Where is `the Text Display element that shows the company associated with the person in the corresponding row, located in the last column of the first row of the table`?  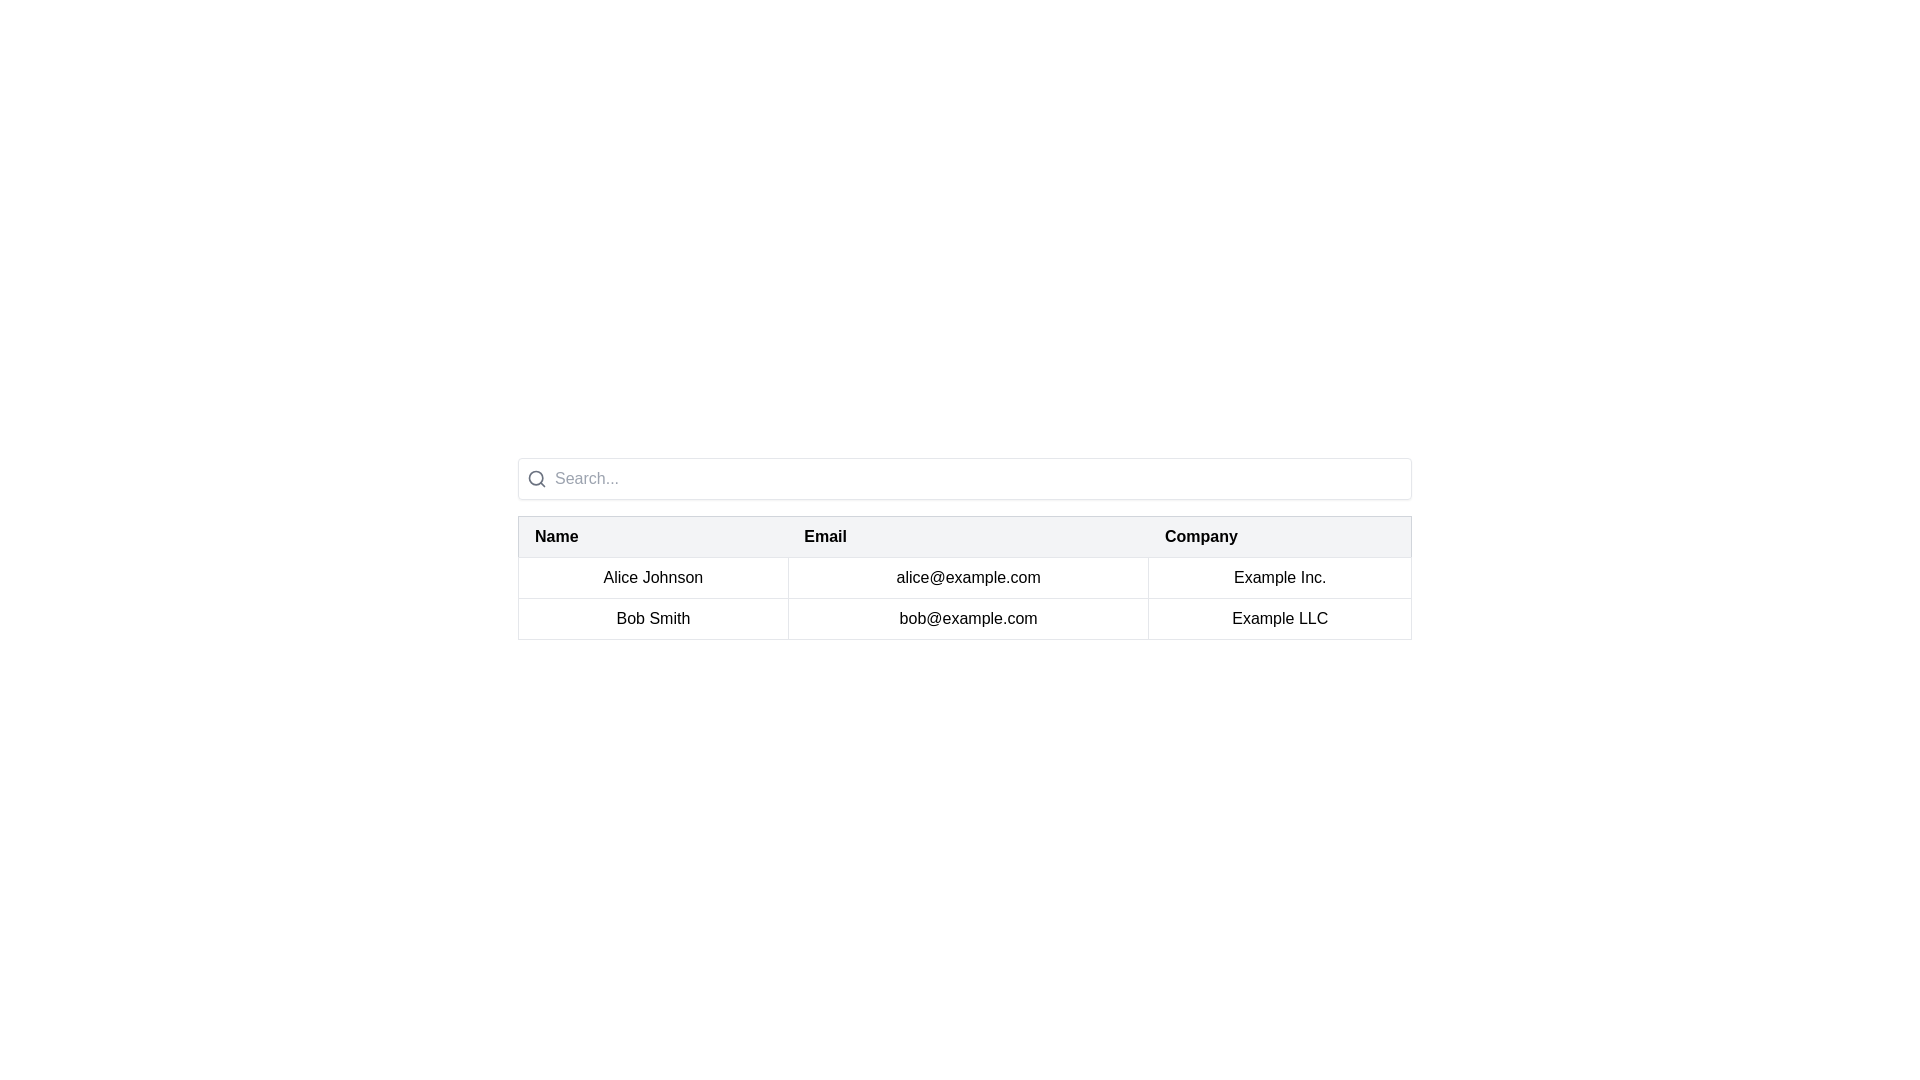
the Text Display element that shows the company associated with the person in the corresponding row, located in the last column of the first row of the table is located at coordinates (1280, 578).